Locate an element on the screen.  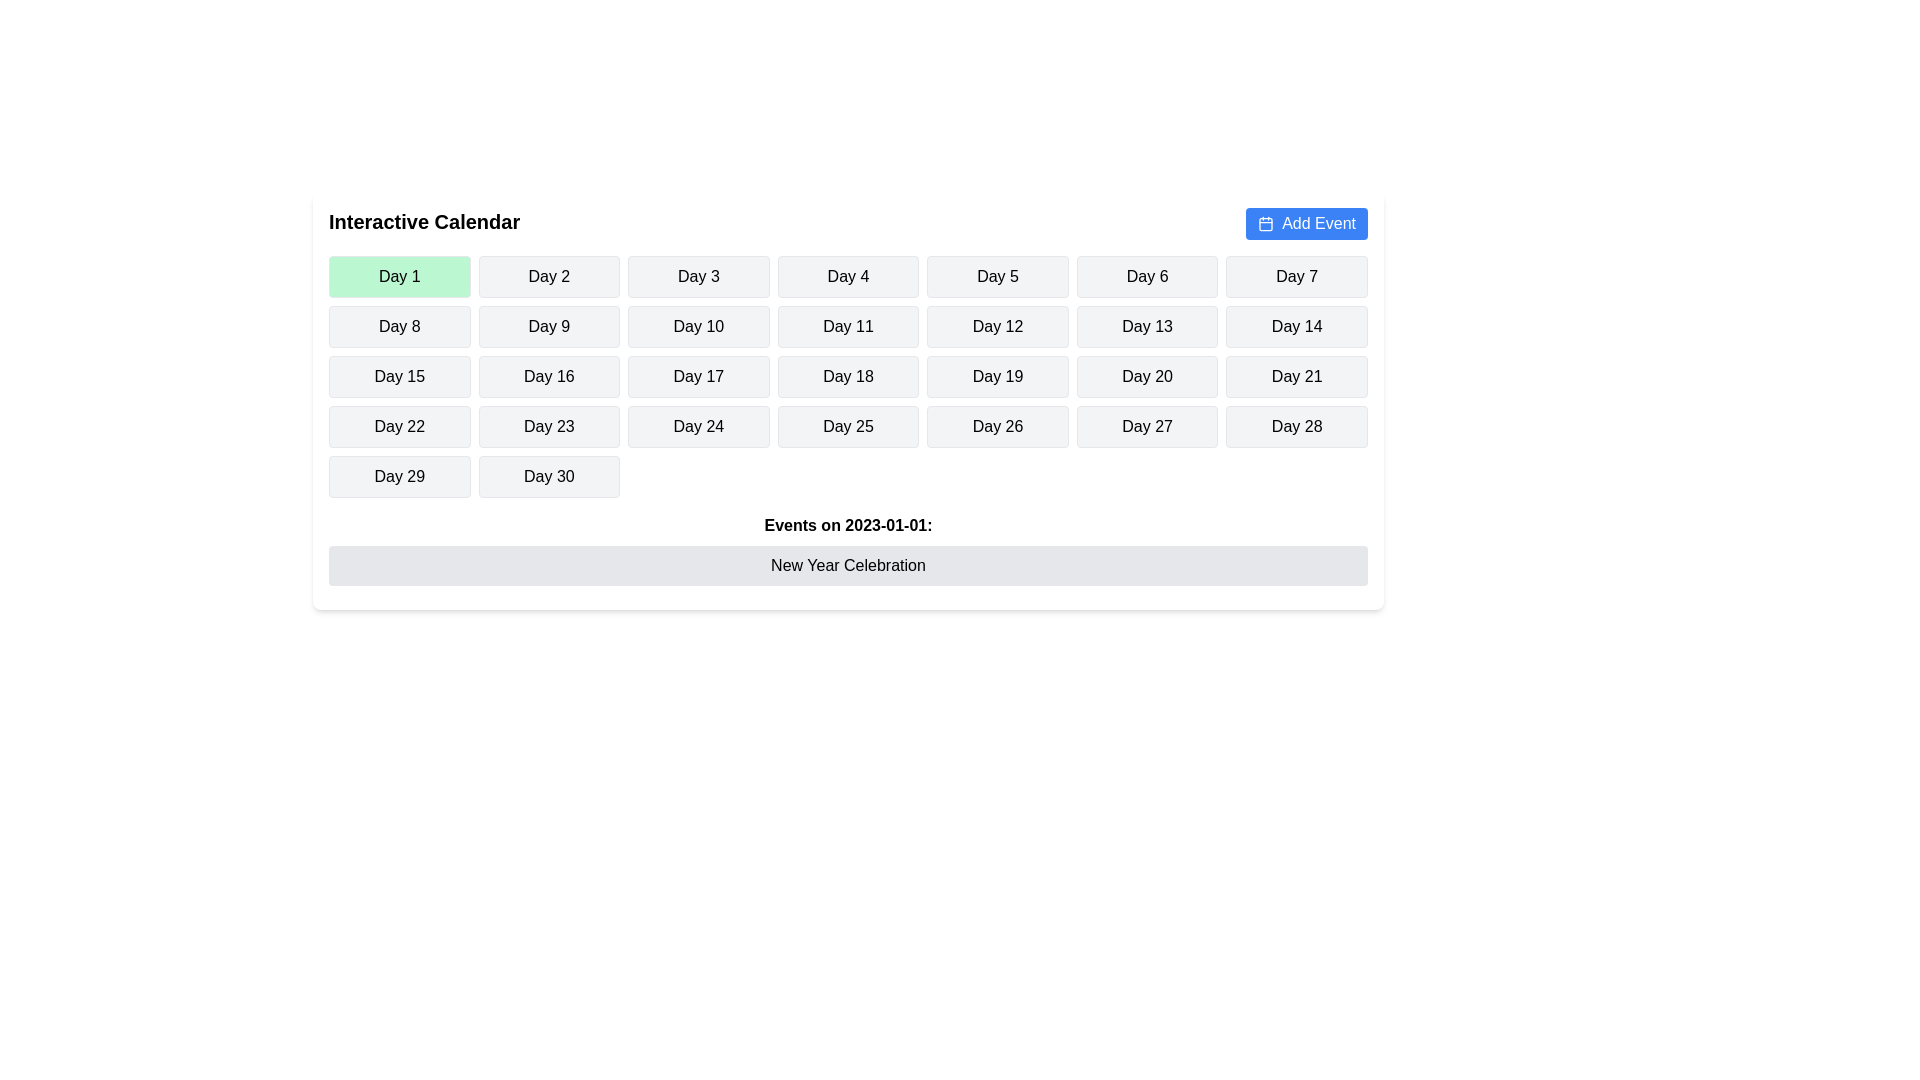
the small calendar icon located in the top-right corner of the calendar interface is located at coordinates (1265, 223).